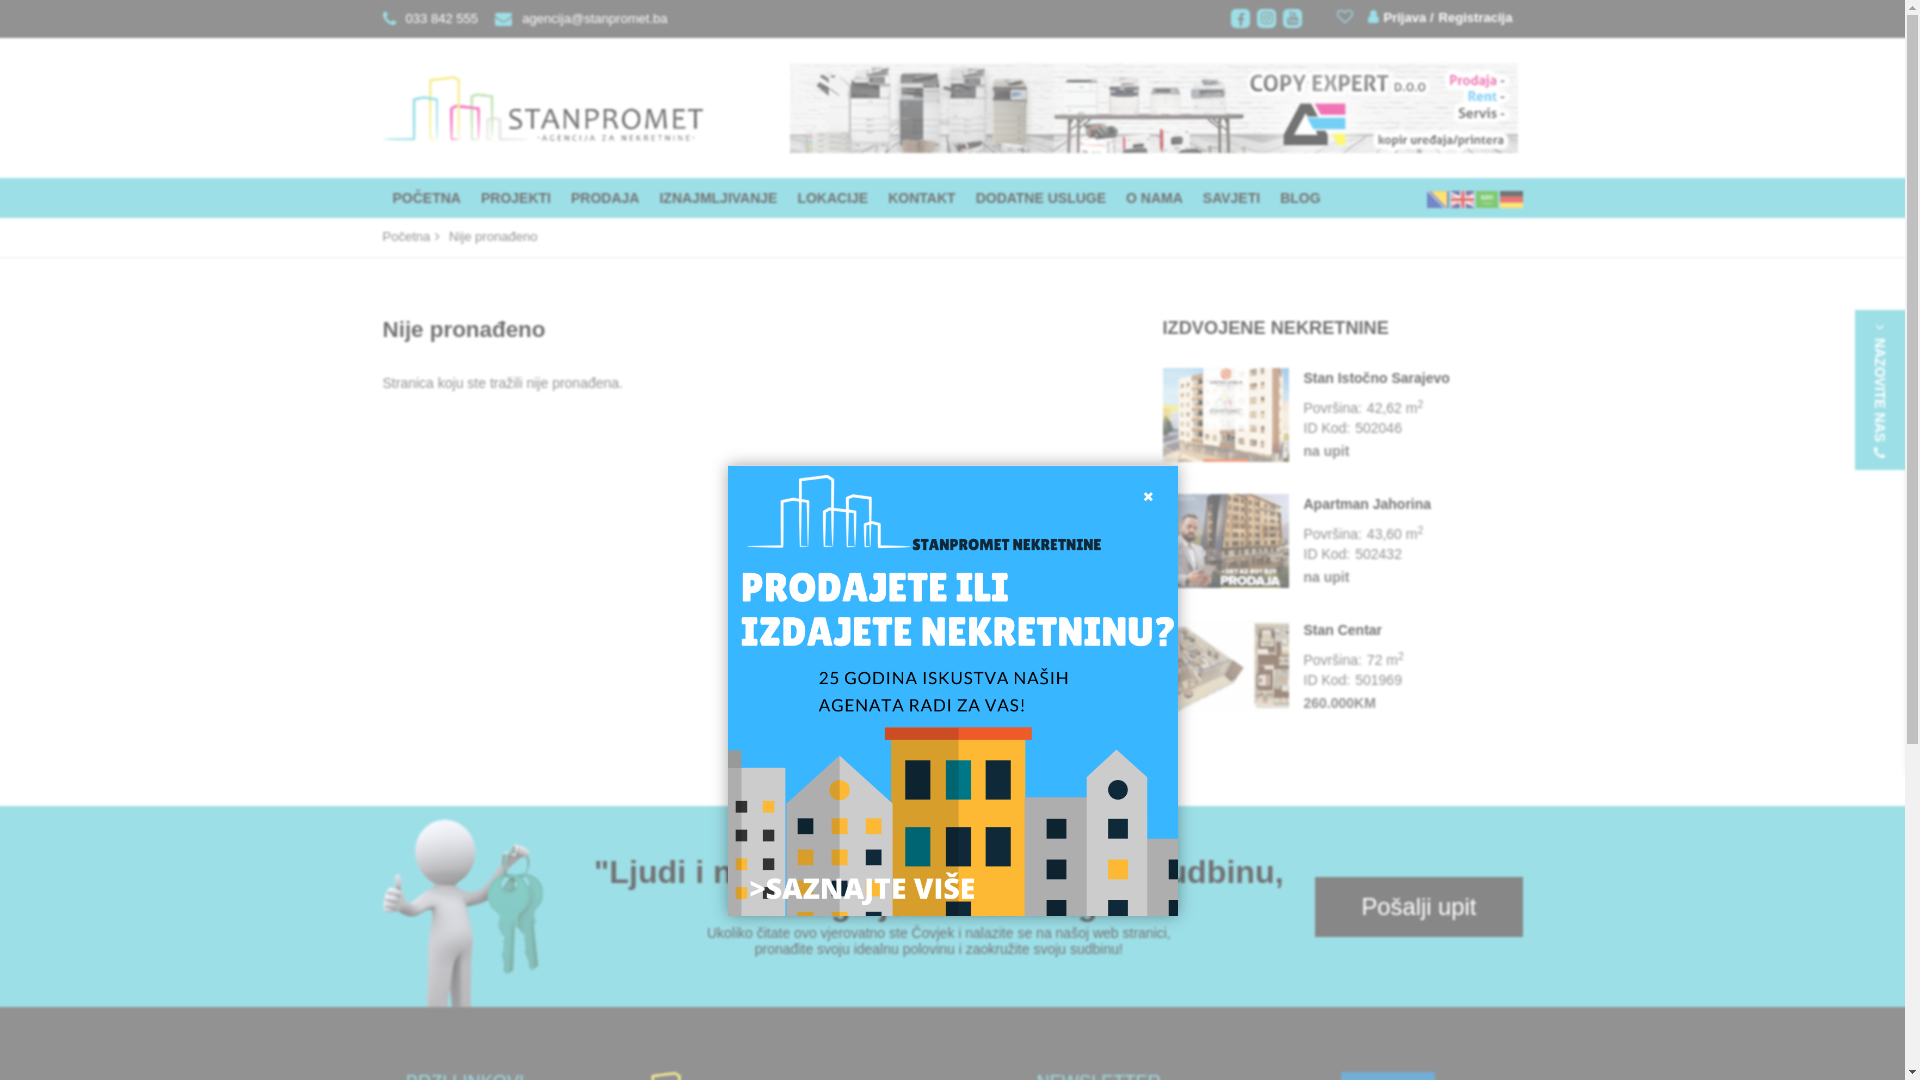 Image resolution: width=1920 pixels, height=1080 pixels. What do you see at coordinates (1511, 197) in the screenshot?
I see `'Deutsch'` at bounding box center [1511, 197].